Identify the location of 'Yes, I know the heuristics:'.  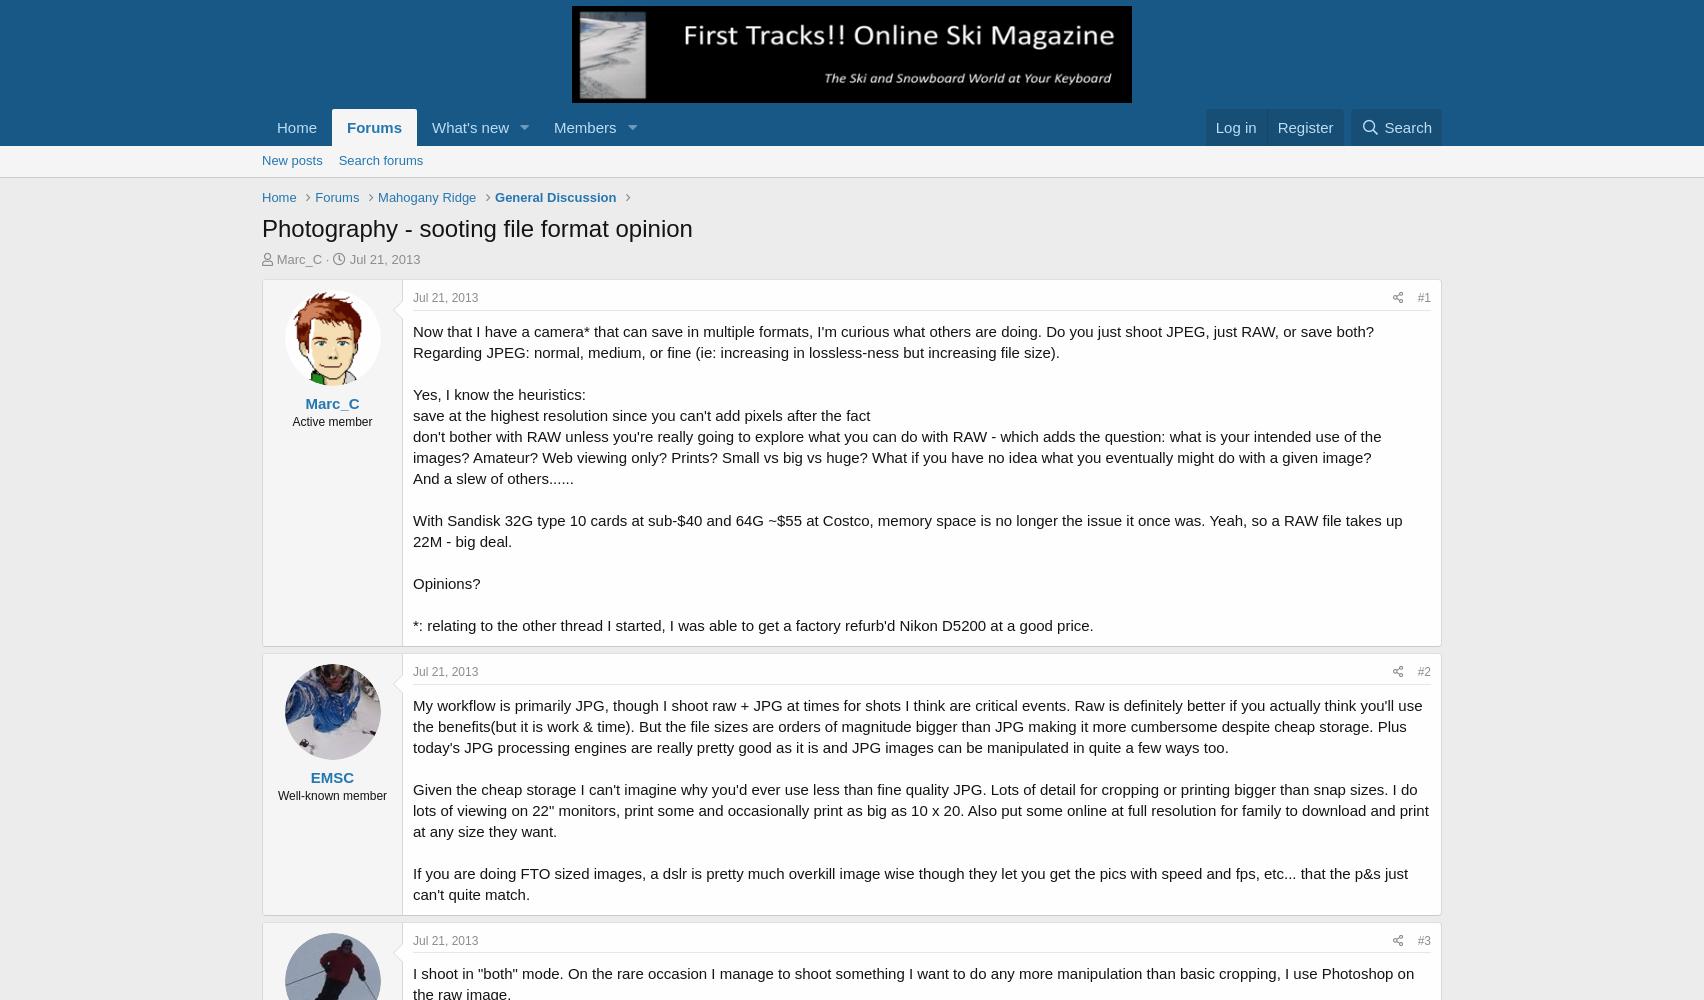
(498, 393).